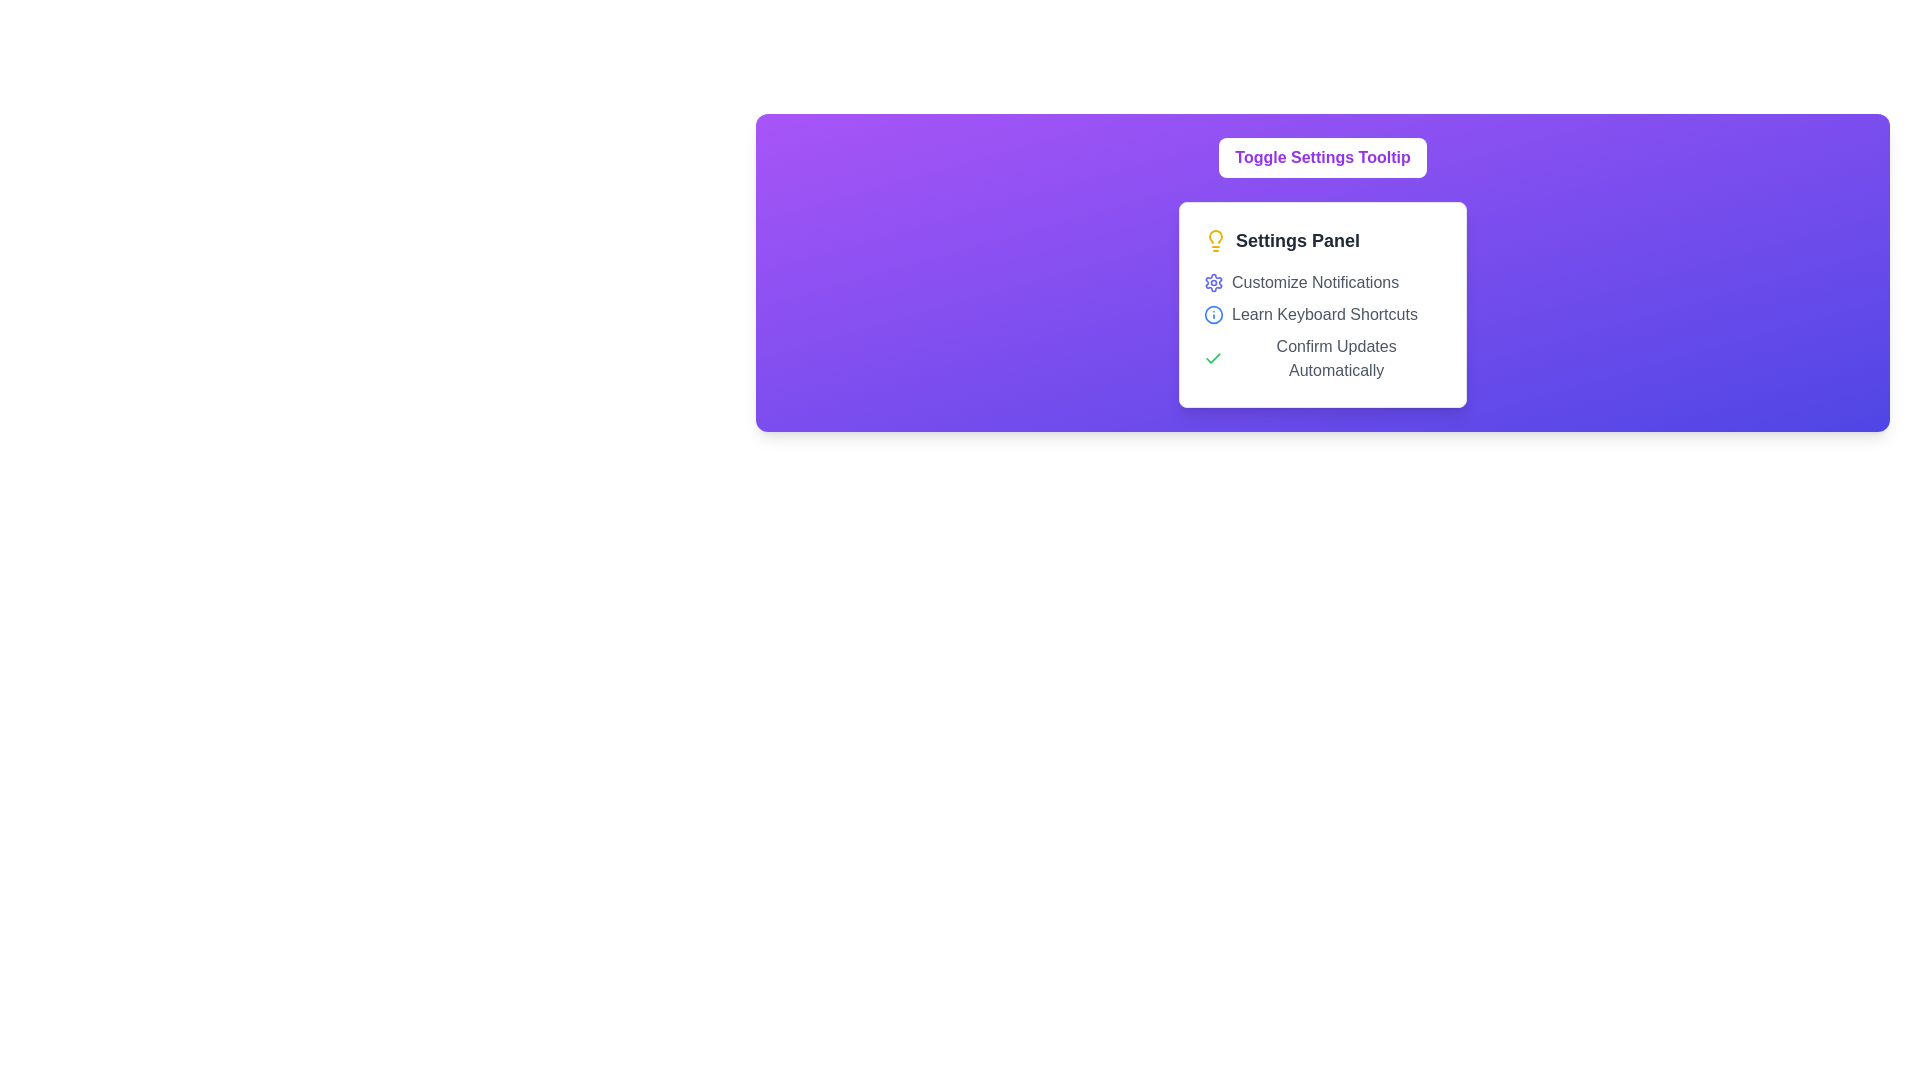 Image resolution: width=1920 pixels, height=1080 pixels. I want to click on the Static Text Label with Icon that reads 'Confirm Updates Automatically' and features a green checkmark icon, located in the settings panel as the third item in the list, so click(1323, 357).